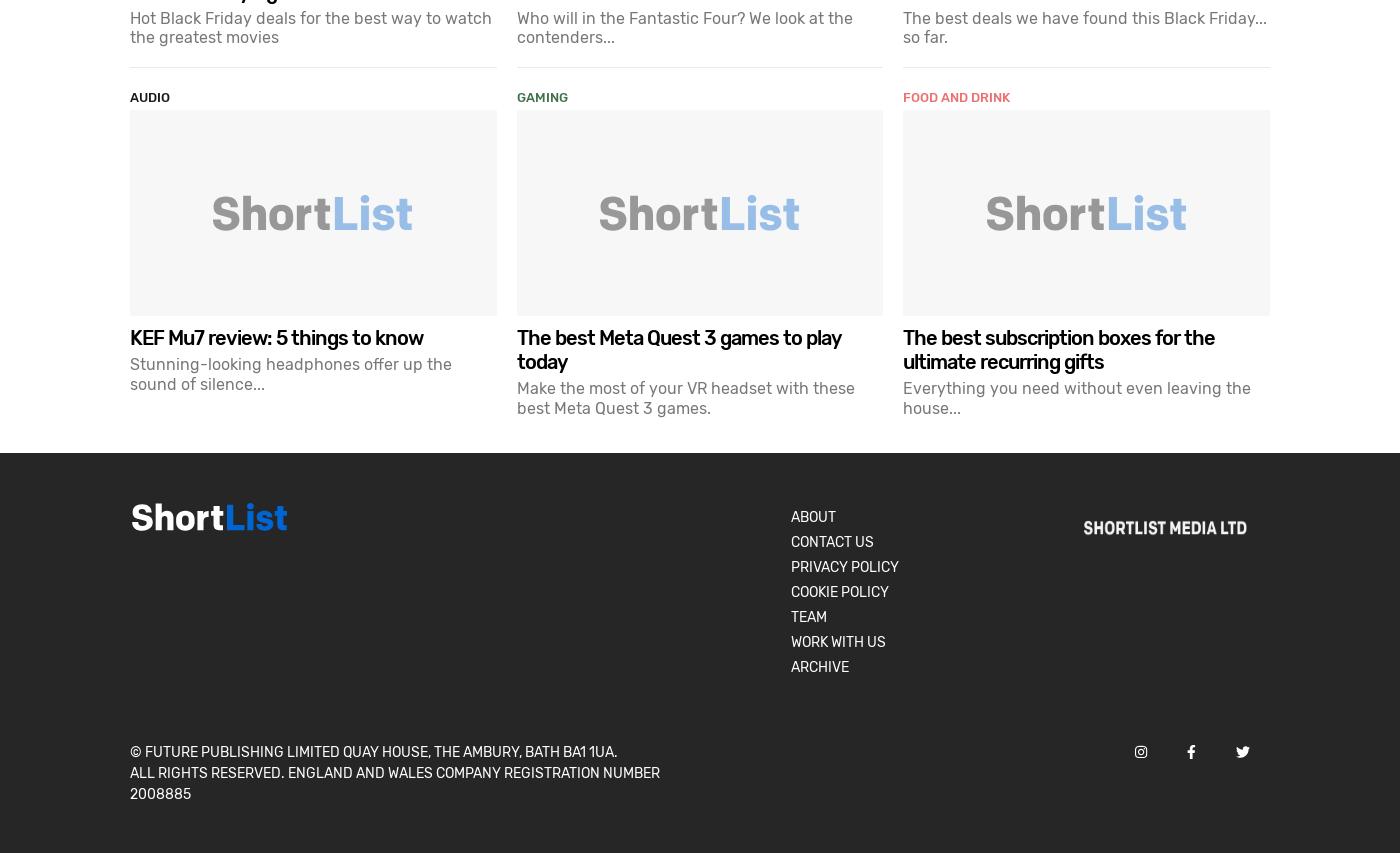 The width and height of the screenshot is (1400, 853). Describe the element at coordinates (819, 665) in the screenshot. I see `'Archive'` at that location.